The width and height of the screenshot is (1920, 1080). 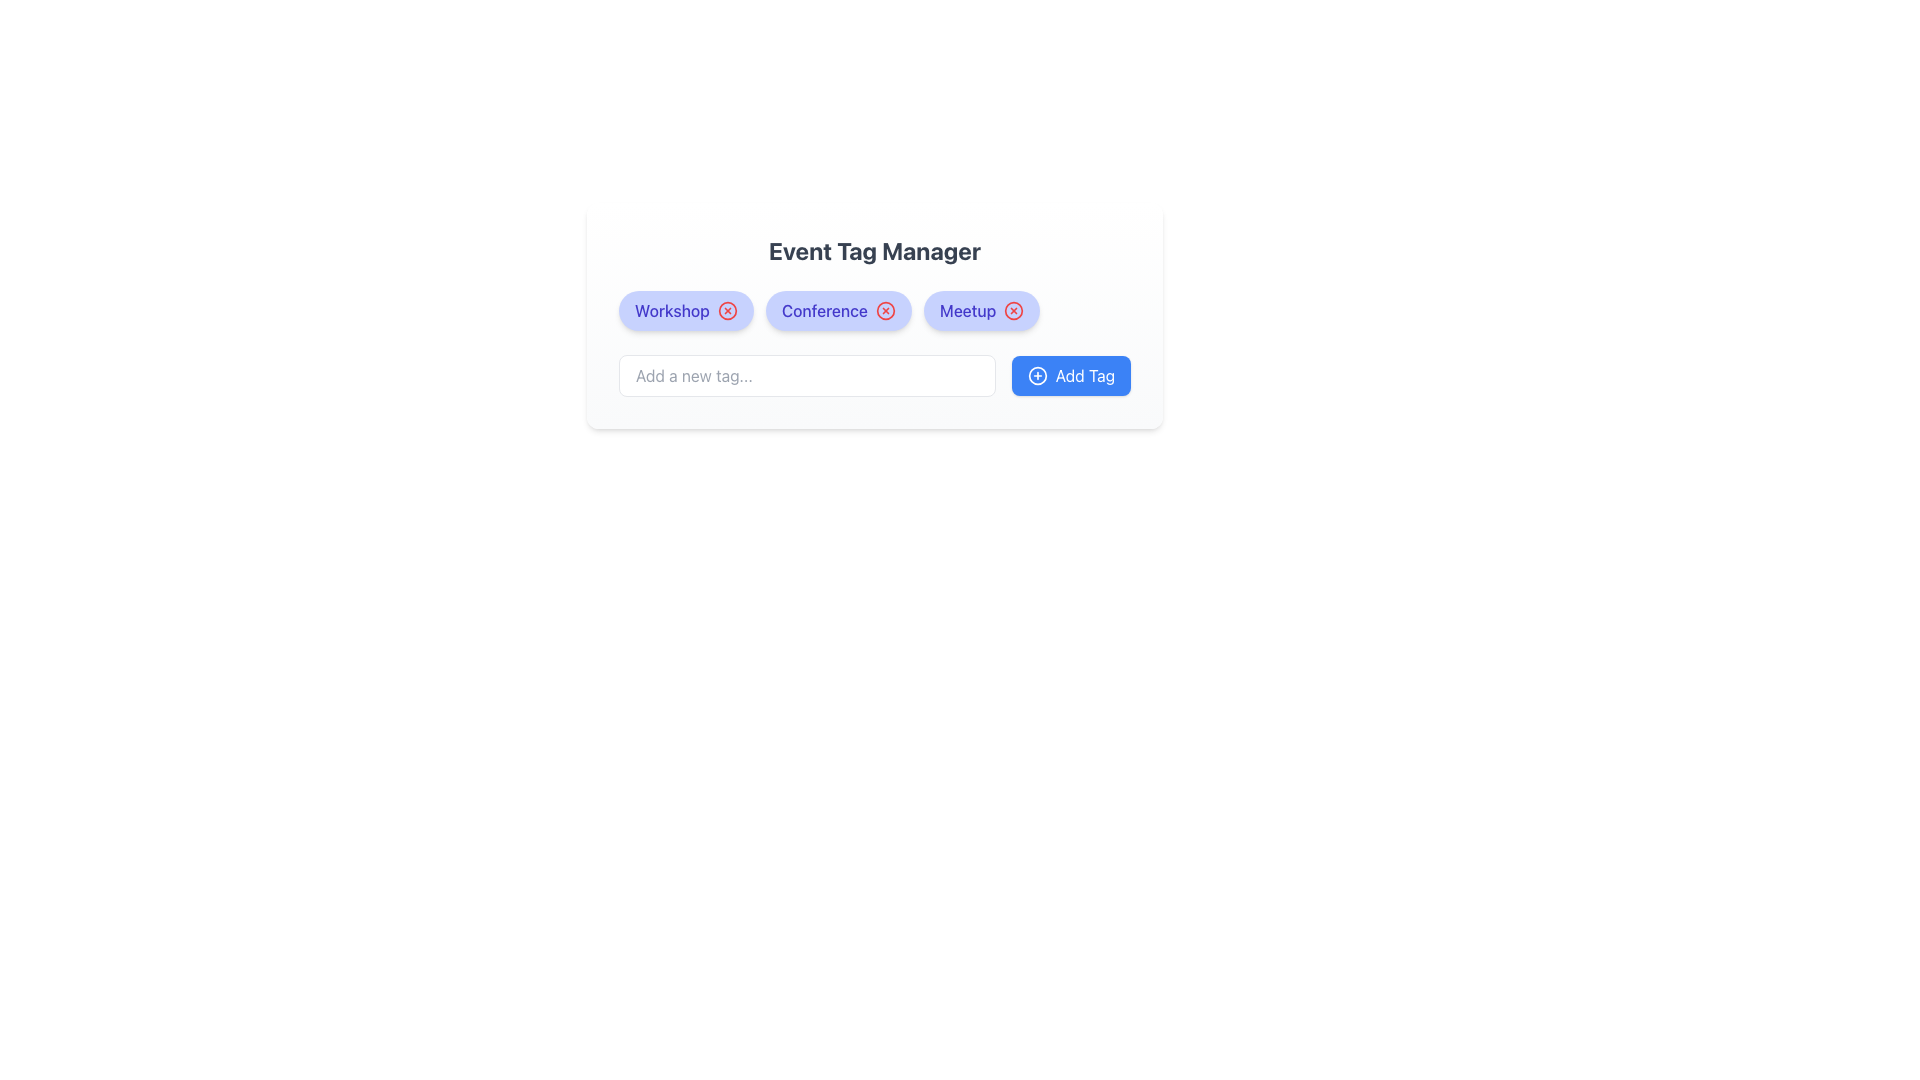 I want to click on the red circular icon associated with the 'X' icon under 'Event Tag Manager', so click(x=1014, y=311).